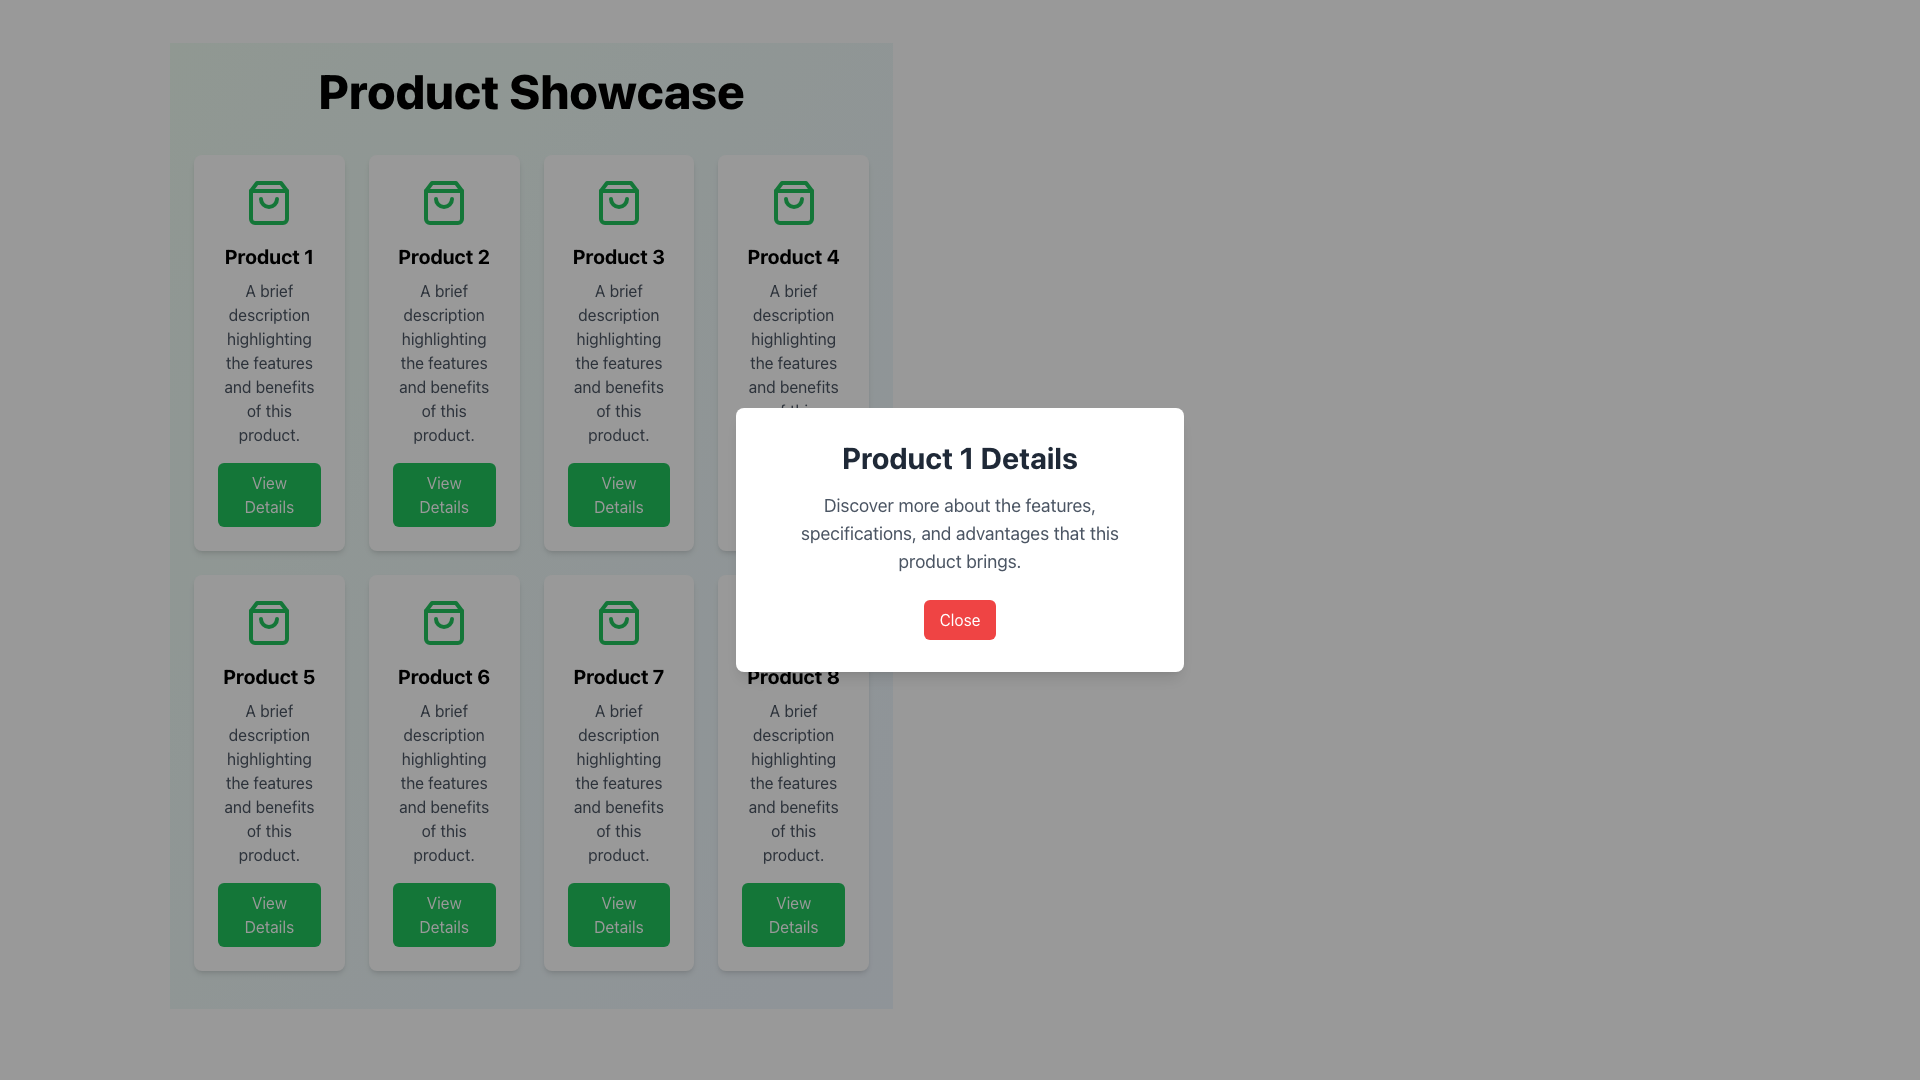 This screenshot has width=1920, height=1080. Describe the element at coordinates (268, 494) in the screenshot. I see `the call-to-action button located at the bottom of the product card` at that location.